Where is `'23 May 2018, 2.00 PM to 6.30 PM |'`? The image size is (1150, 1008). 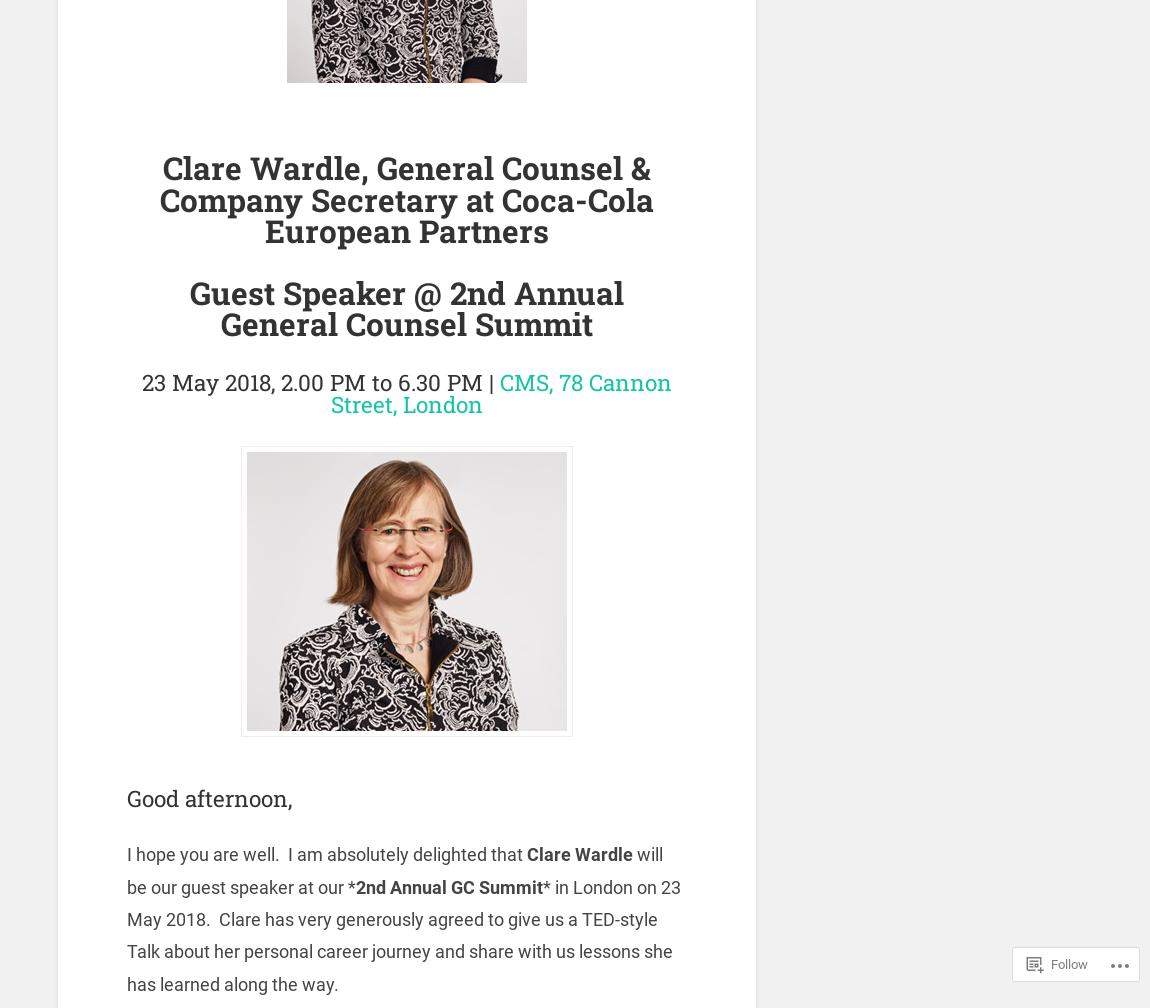
'23 May 2018, 2.00 PM to 6.30 PM |' is located at coordinates (320, 381).